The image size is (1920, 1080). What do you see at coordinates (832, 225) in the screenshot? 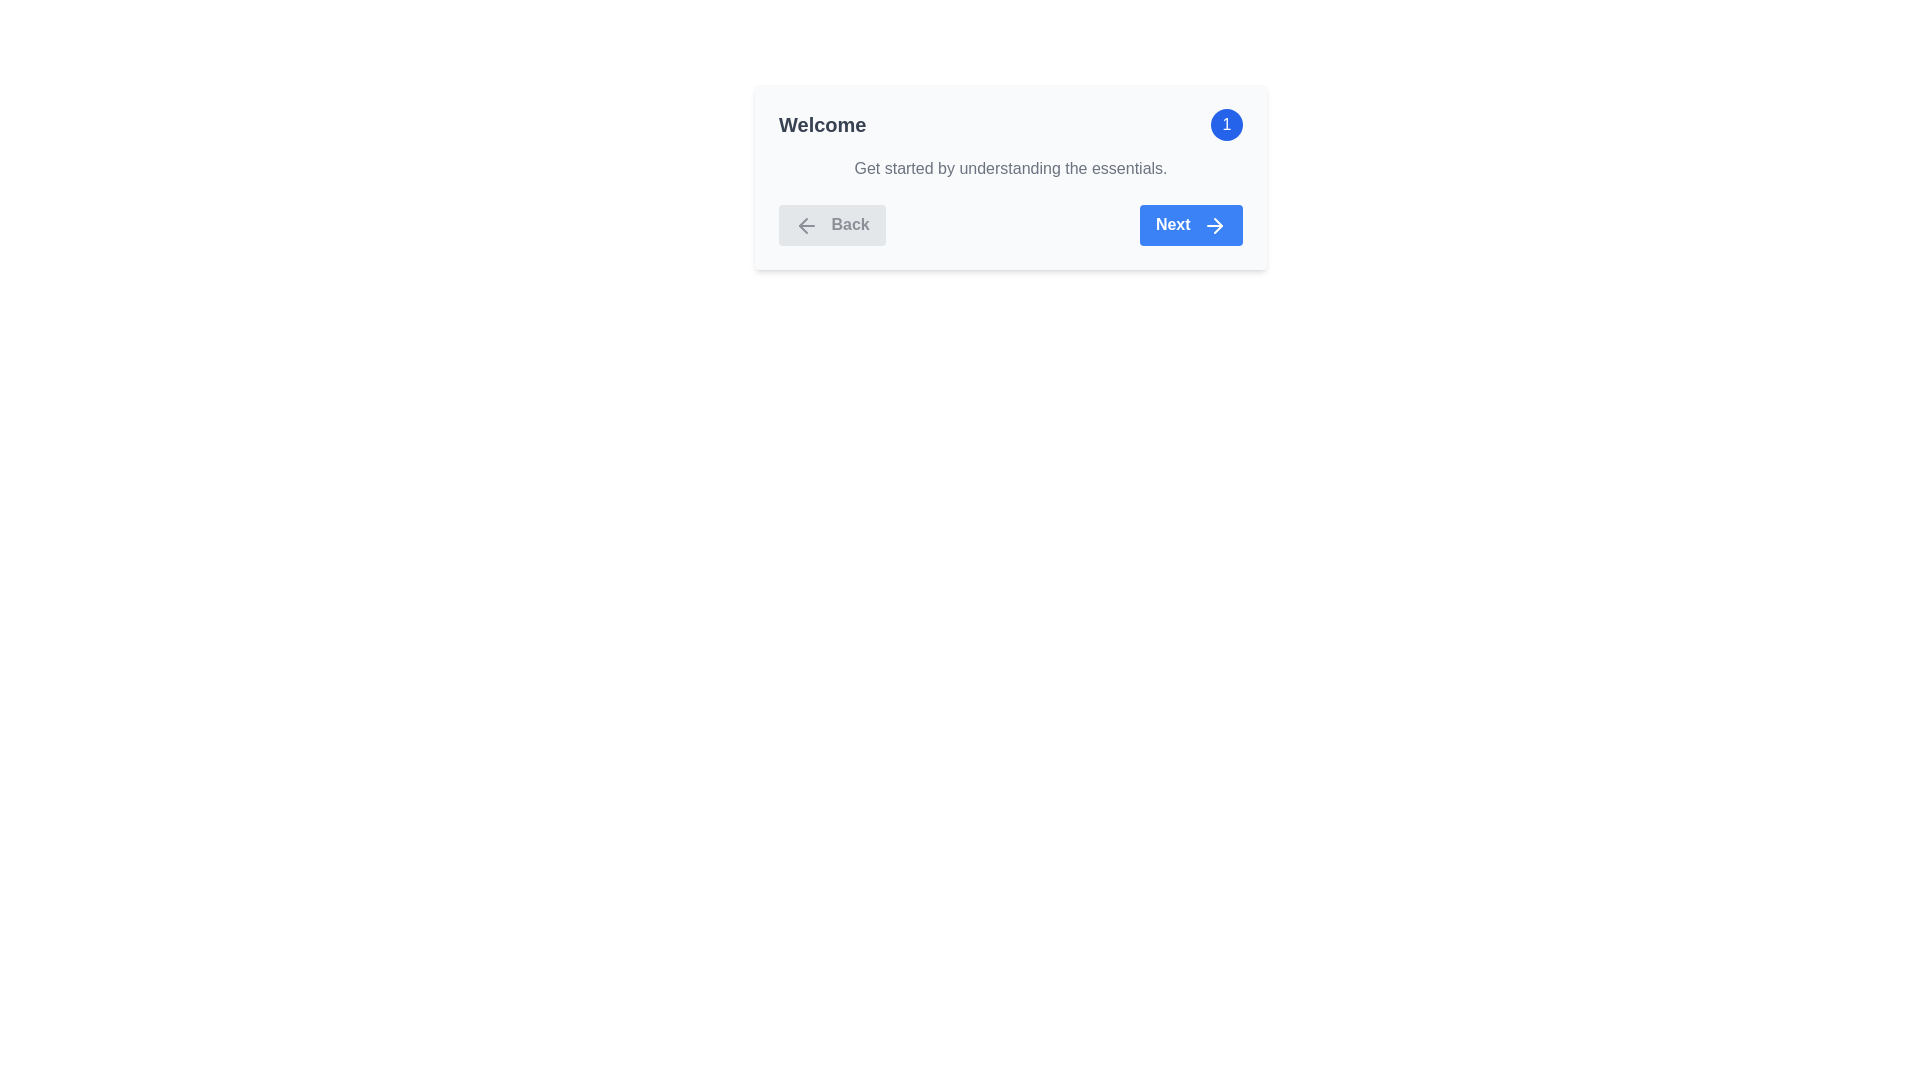
I see `the 'Back' button, which has a gray background, rounded corners, and is located near the middle-left of the section` at bounding box center [832, 225].